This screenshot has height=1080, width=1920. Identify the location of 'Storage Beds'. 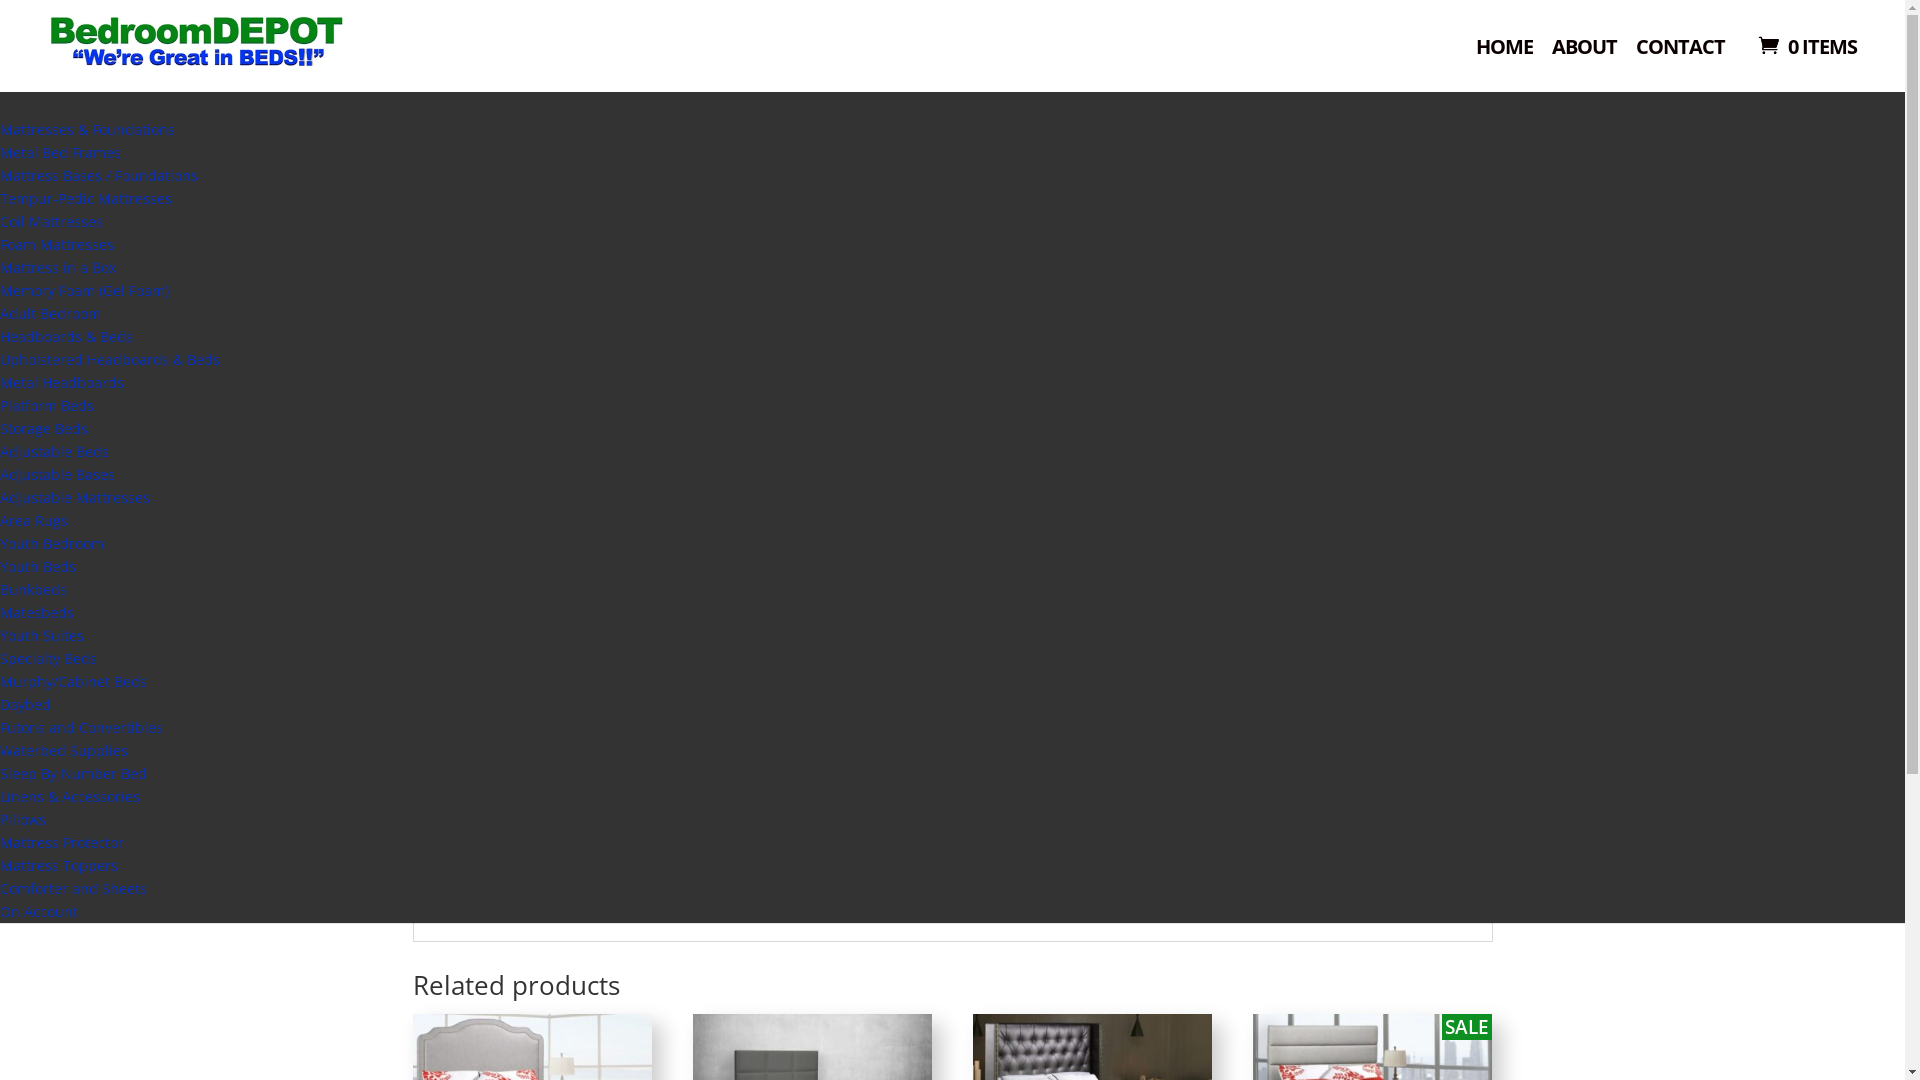
(0, 427).